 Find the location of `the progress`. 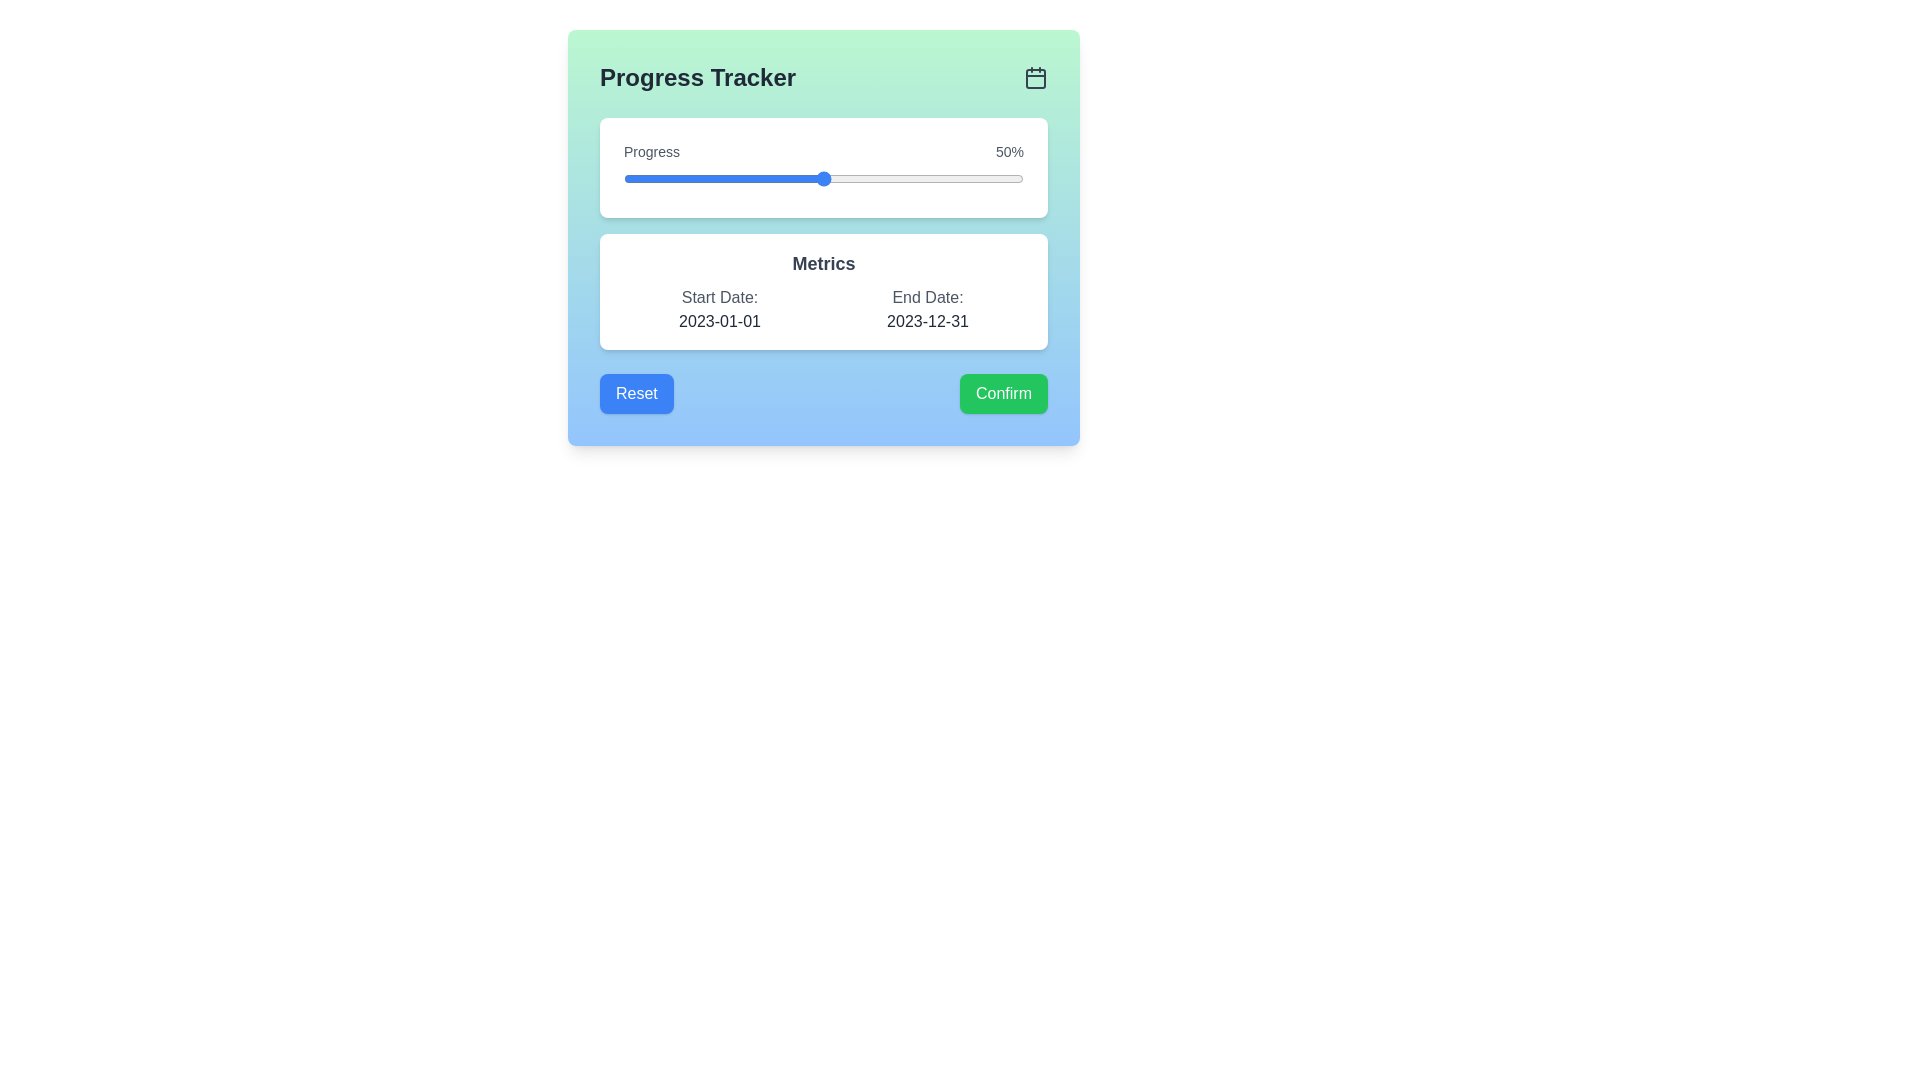

the progress is located at coordinates (762, 177).